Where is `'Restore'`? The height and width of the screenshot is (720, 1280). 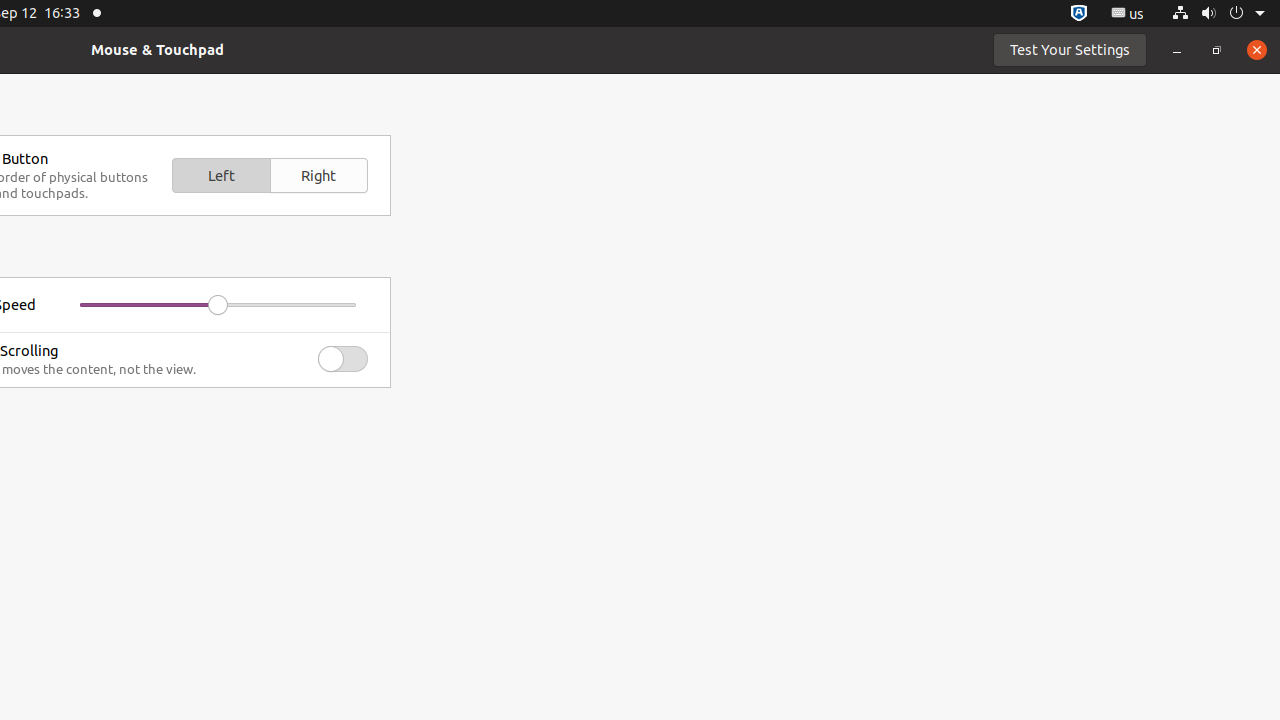
'Restore' is located at coordinates (1216, 48).